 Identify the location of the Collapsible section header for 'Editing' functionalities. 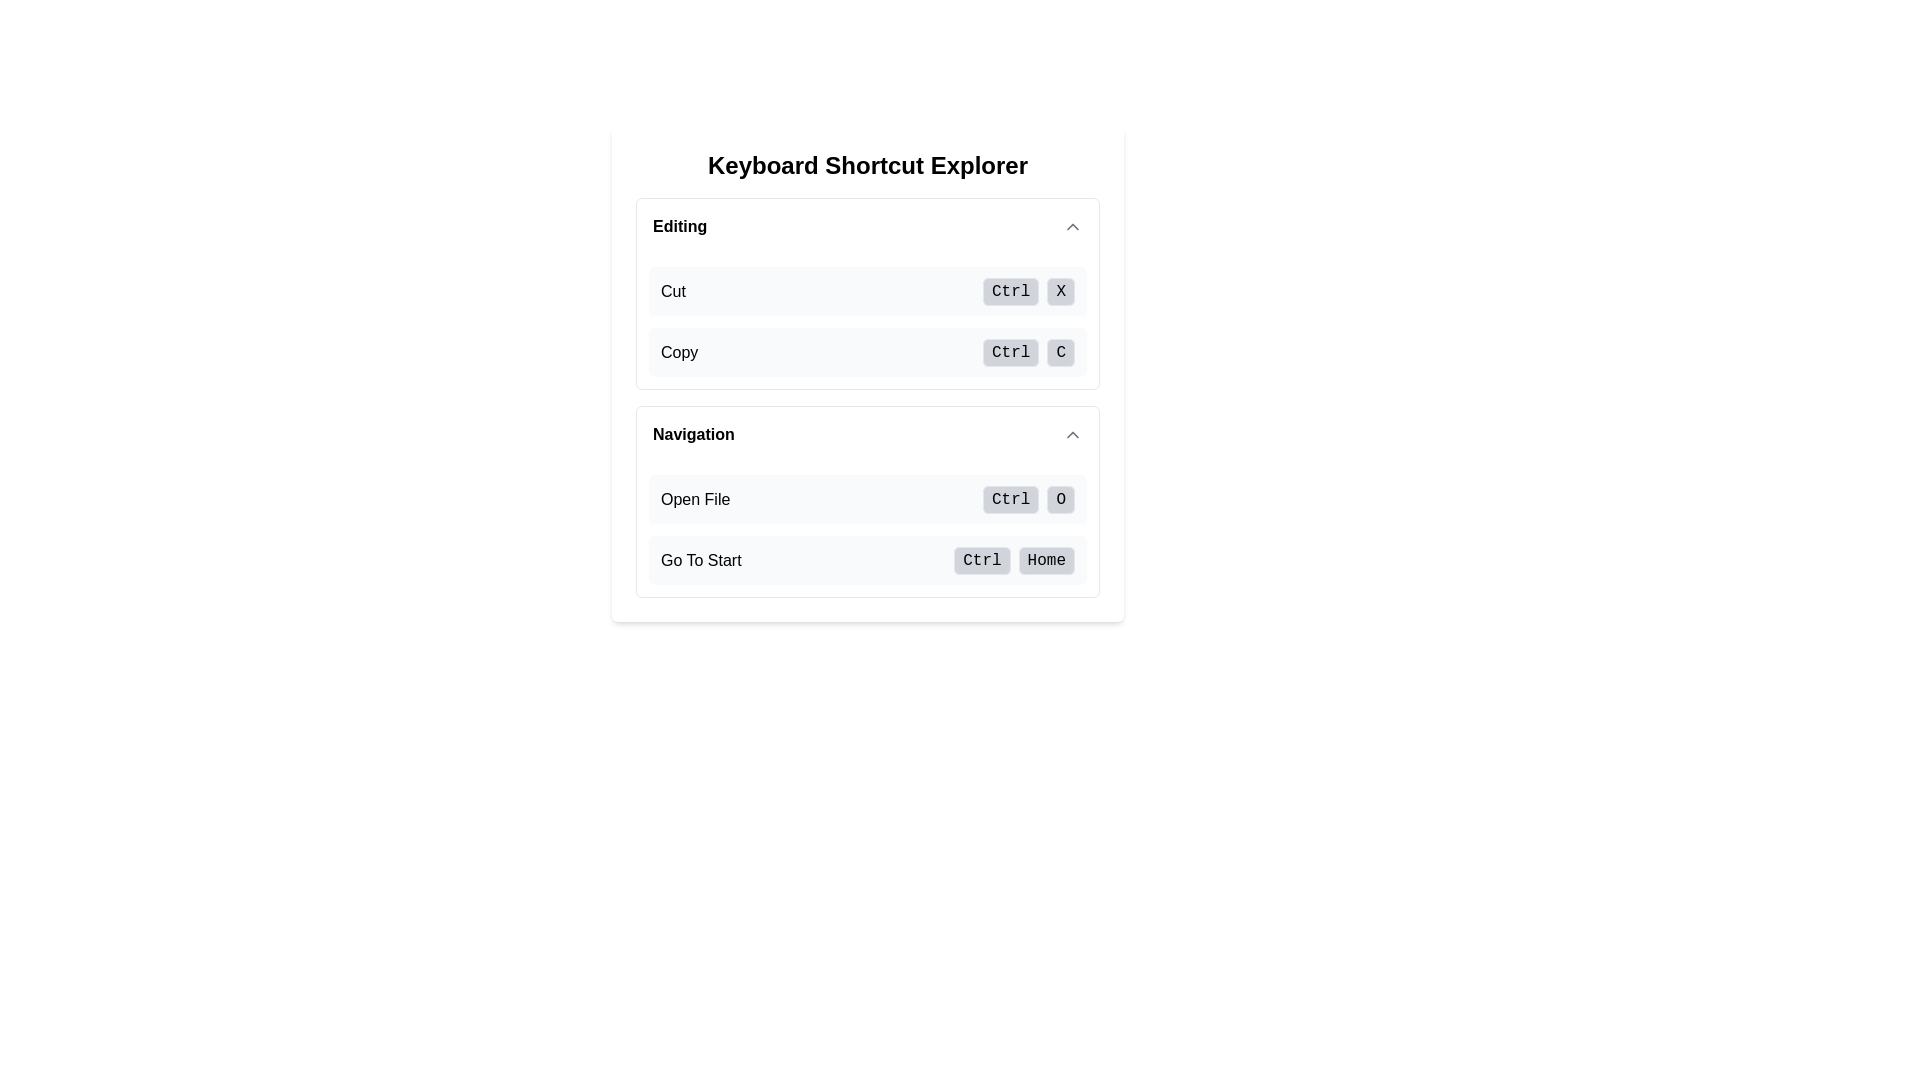
(868, 226).